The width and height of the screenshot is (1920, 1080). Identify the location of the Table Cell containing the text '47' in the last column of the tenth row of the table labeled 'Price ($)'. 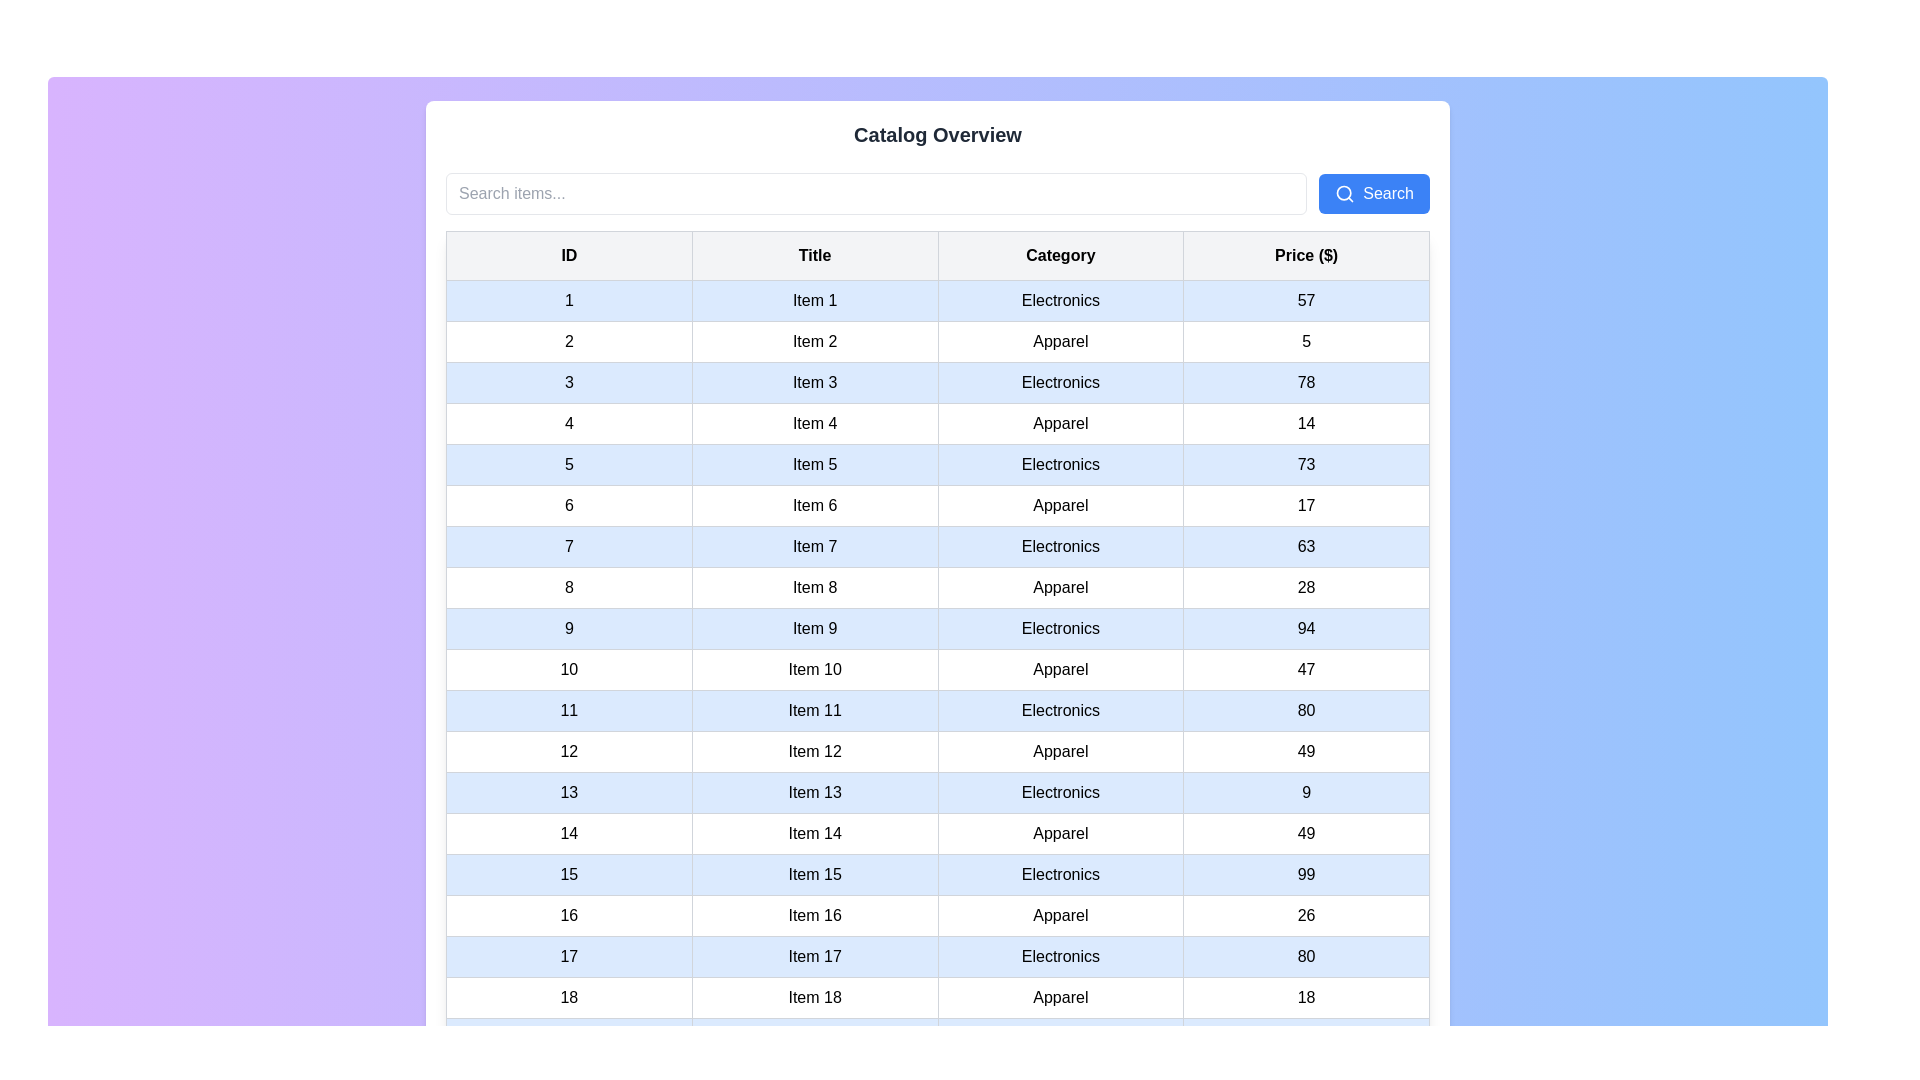
(1306, 670).